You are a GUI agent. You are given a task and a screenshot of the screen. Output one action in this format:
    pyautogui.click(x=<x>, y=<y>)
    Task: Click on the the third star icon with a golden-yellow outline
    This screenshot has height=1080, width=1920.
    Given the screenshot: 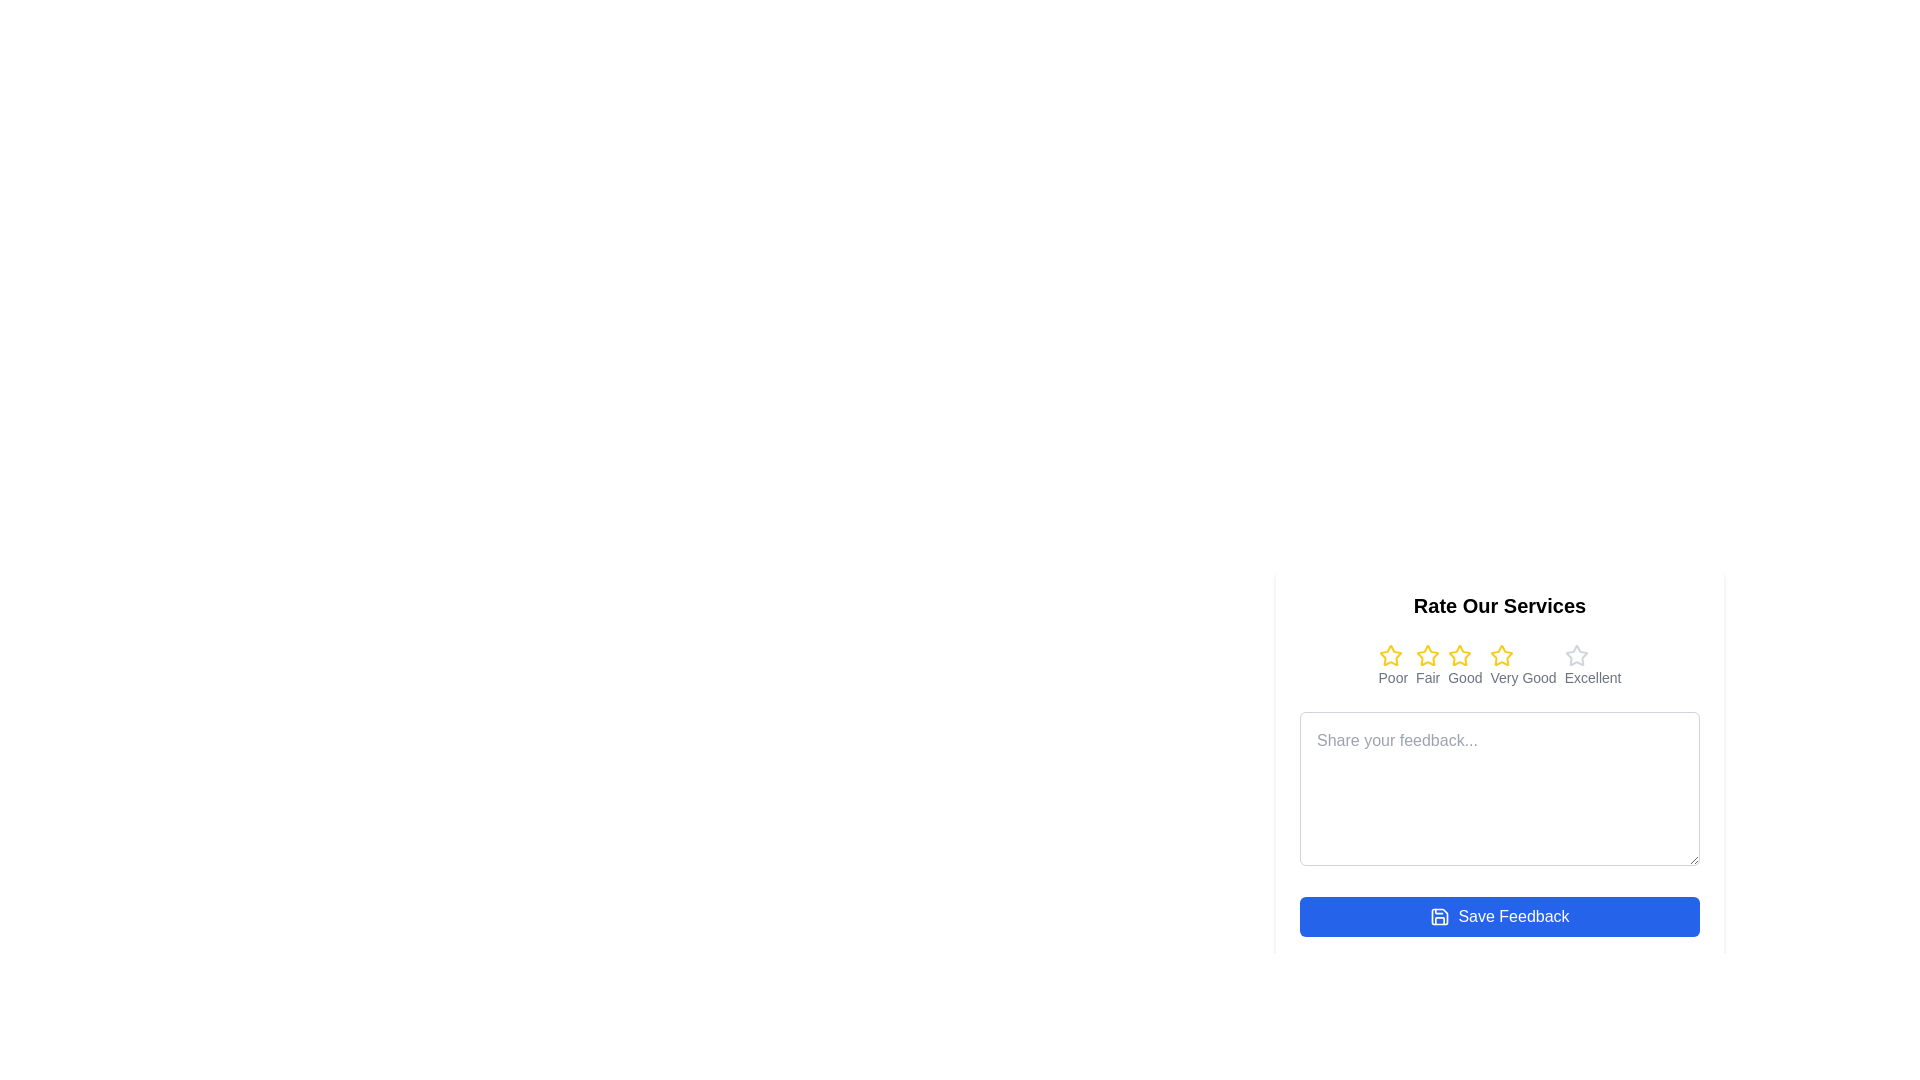 What is the action you would take?
    pyautogui.click(x=1459, y=655)
    